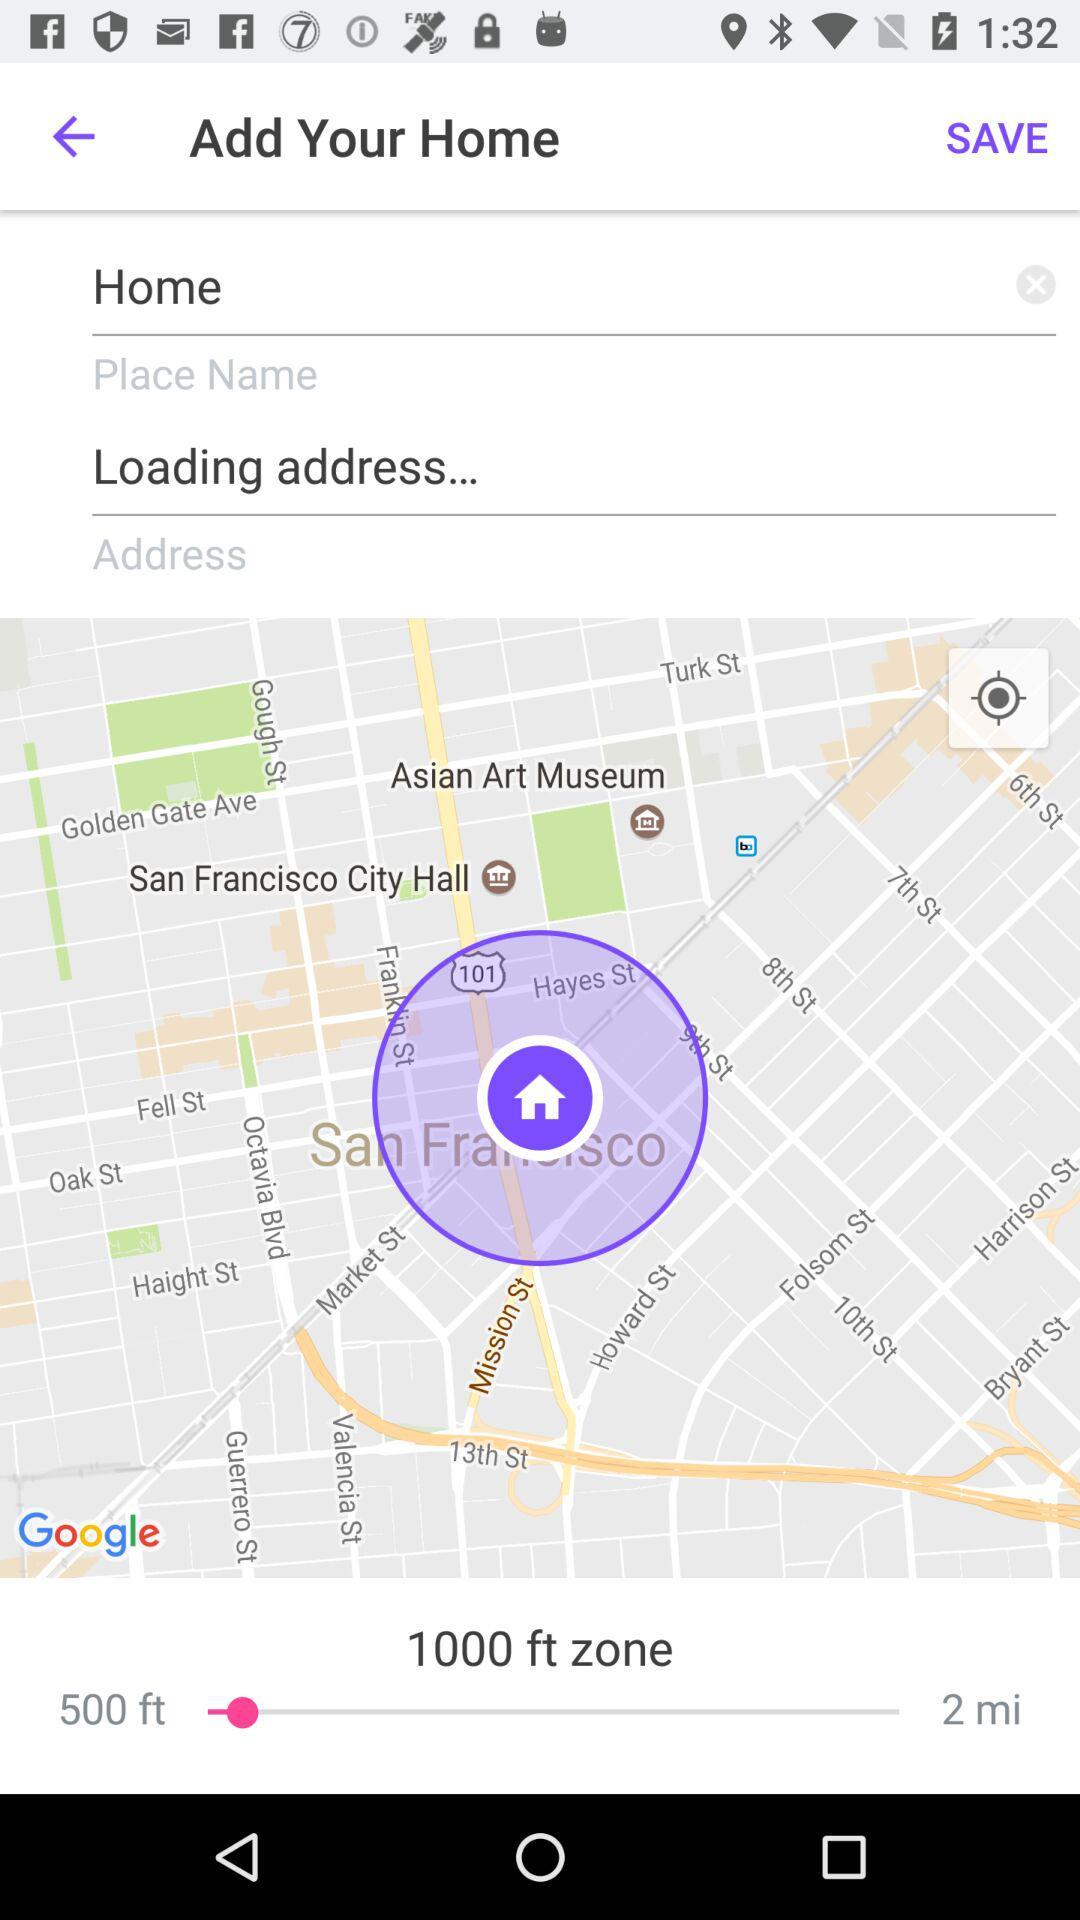 This screenshot has height=1920, width=1080. What do you see at coordinates (999, 699) in the screenshot?
I see `the right topmost corner option on the map` at bounding box center [999, 699].